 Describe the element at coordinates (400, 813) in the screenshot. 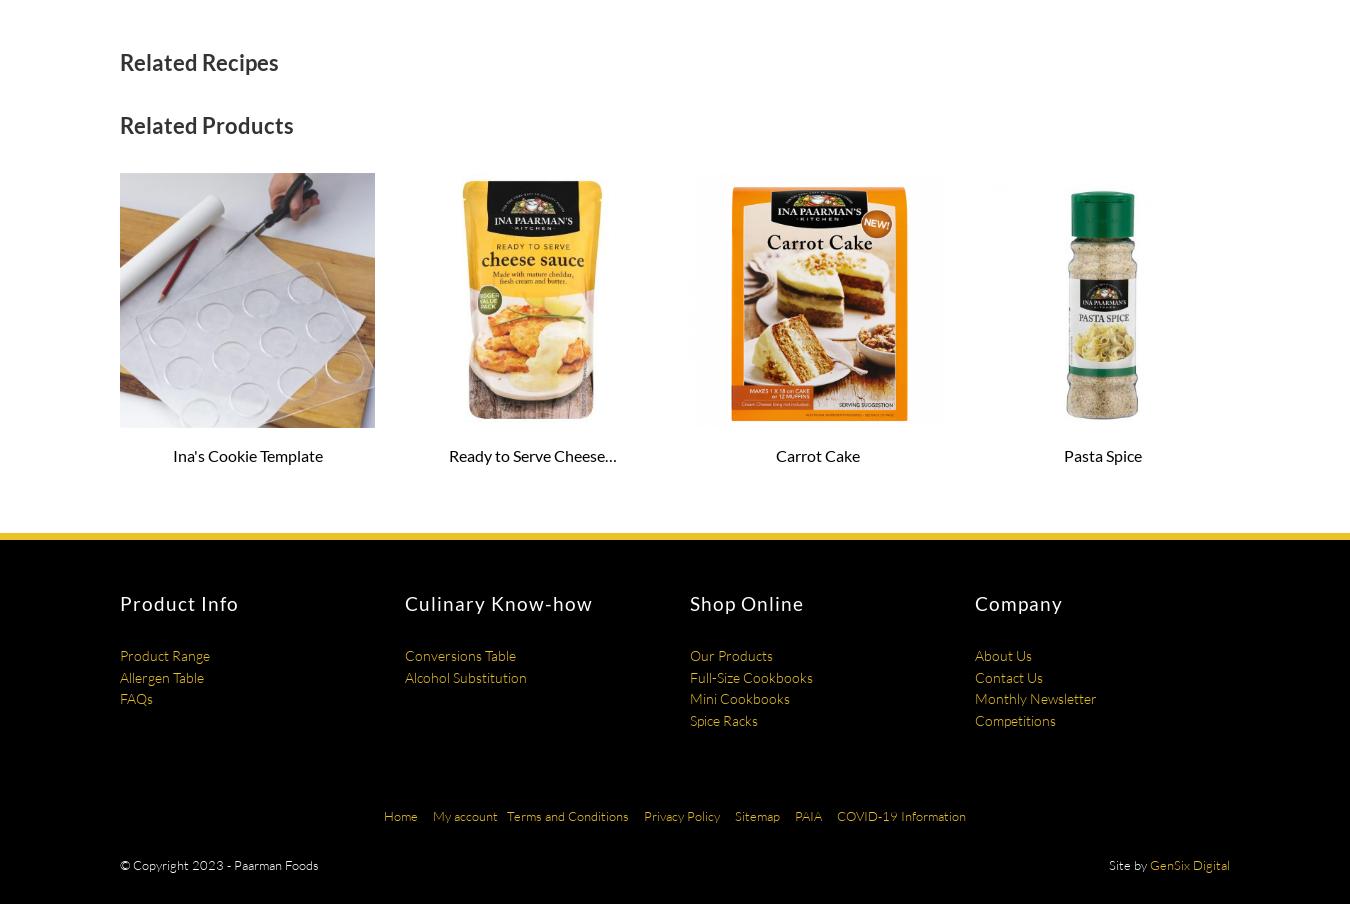

I see `'Home'` at that location.